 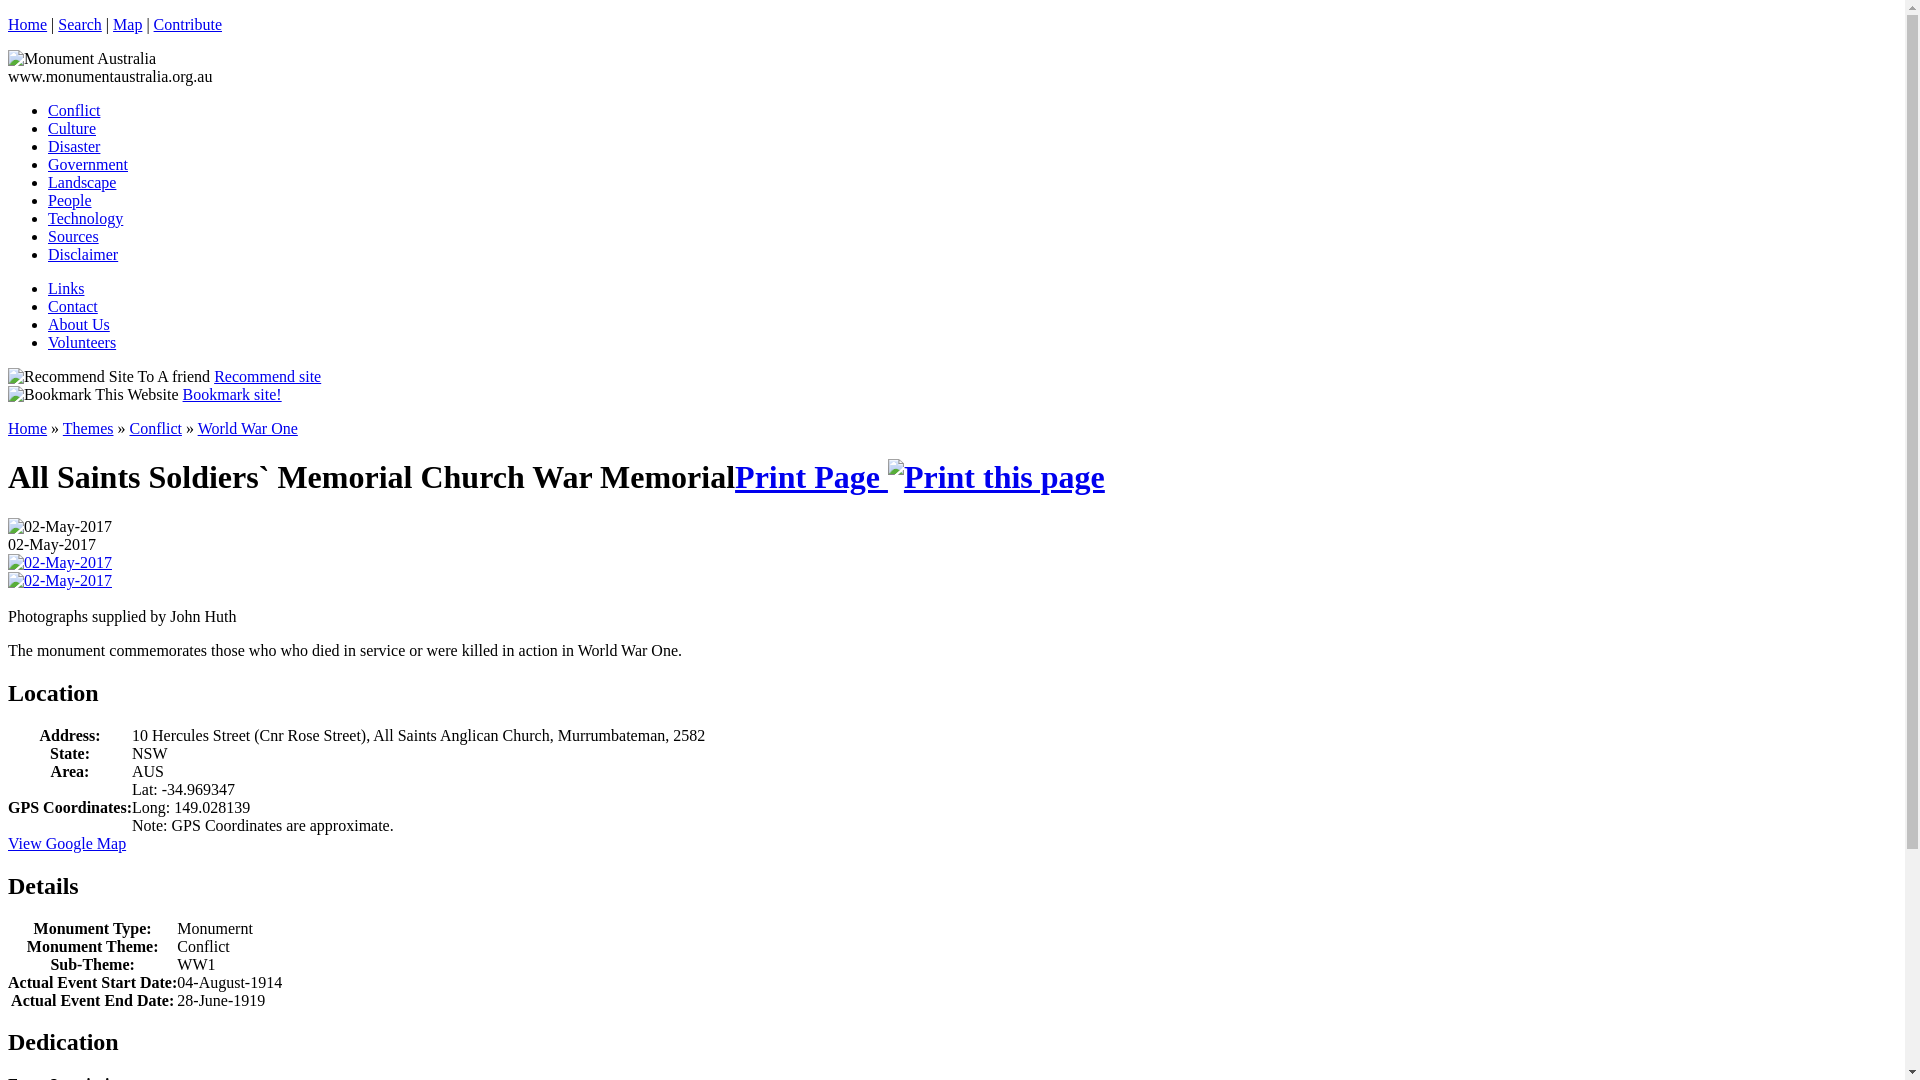 I want to click on 'Volunteers', so click(x=80, y=341).